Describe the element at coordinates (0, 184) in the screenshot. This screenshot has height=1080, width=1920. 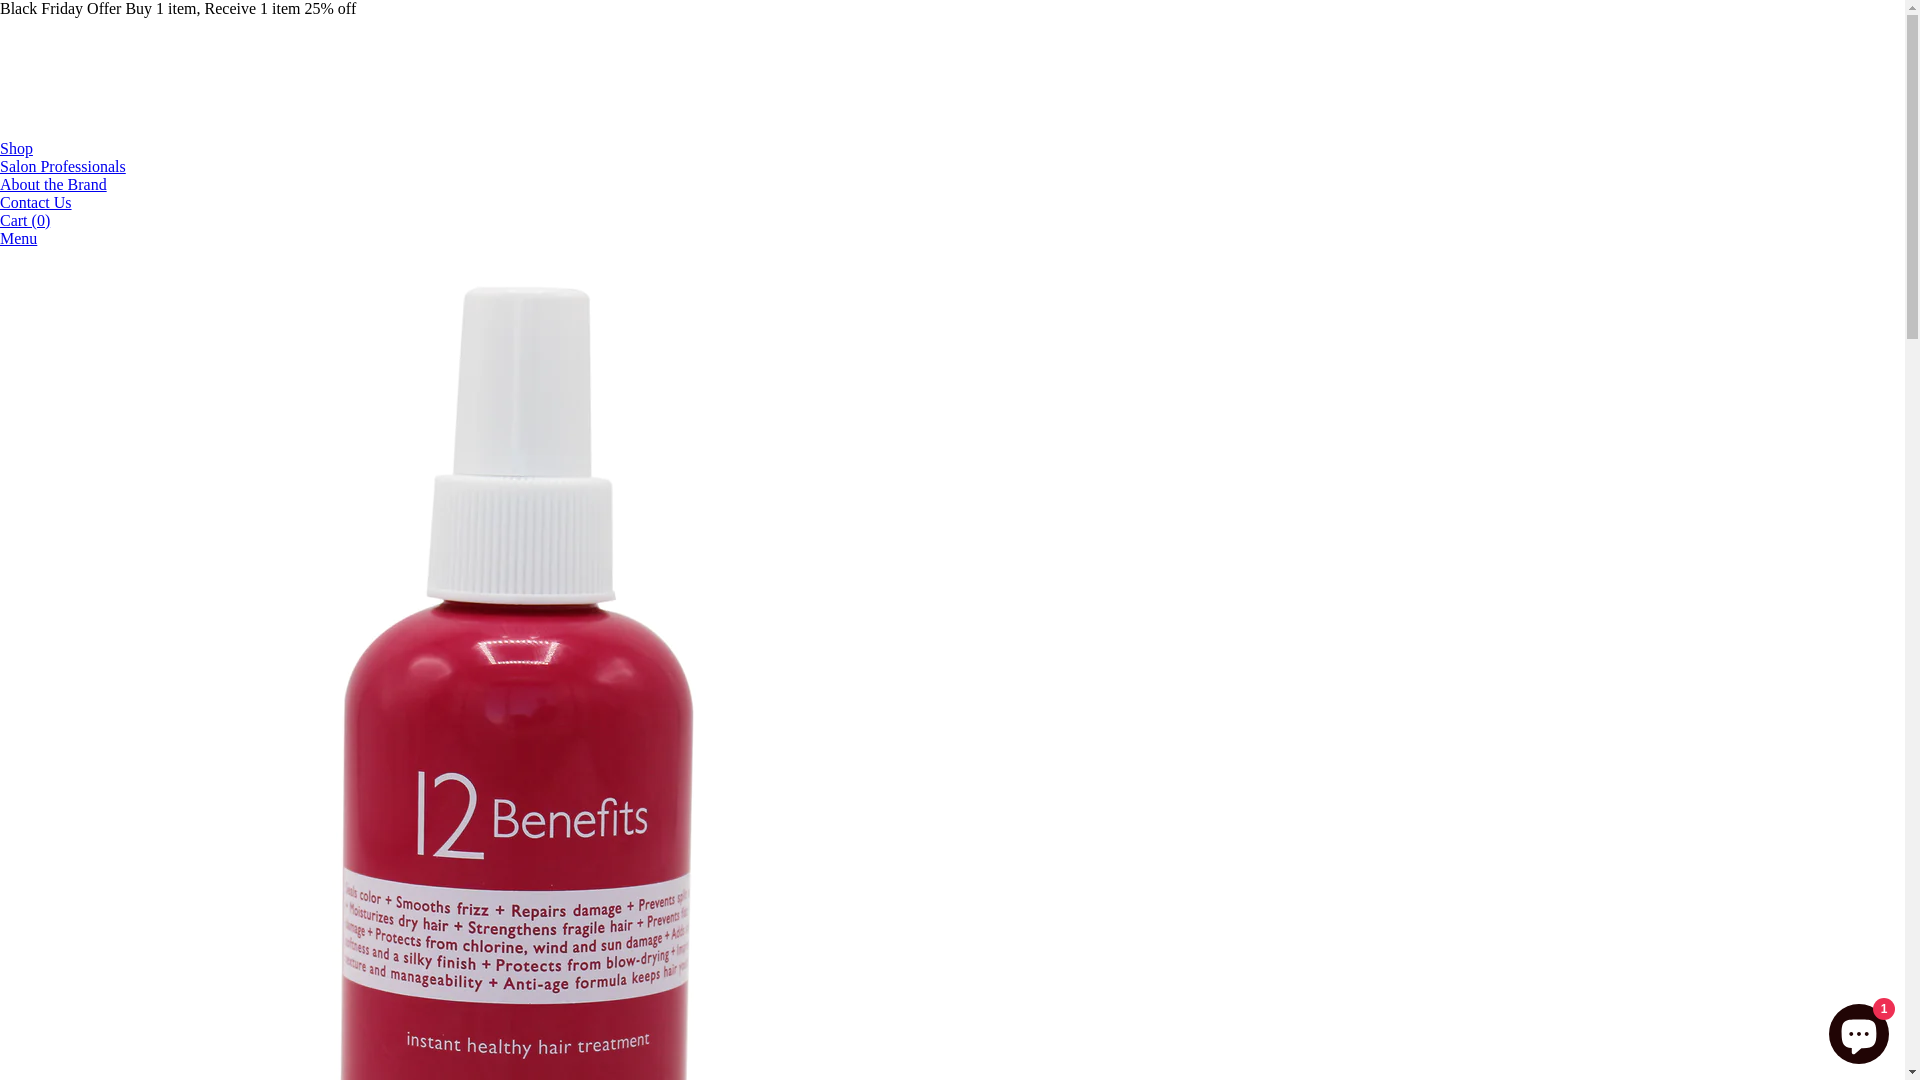
I see `'About the Brand'` at that location.